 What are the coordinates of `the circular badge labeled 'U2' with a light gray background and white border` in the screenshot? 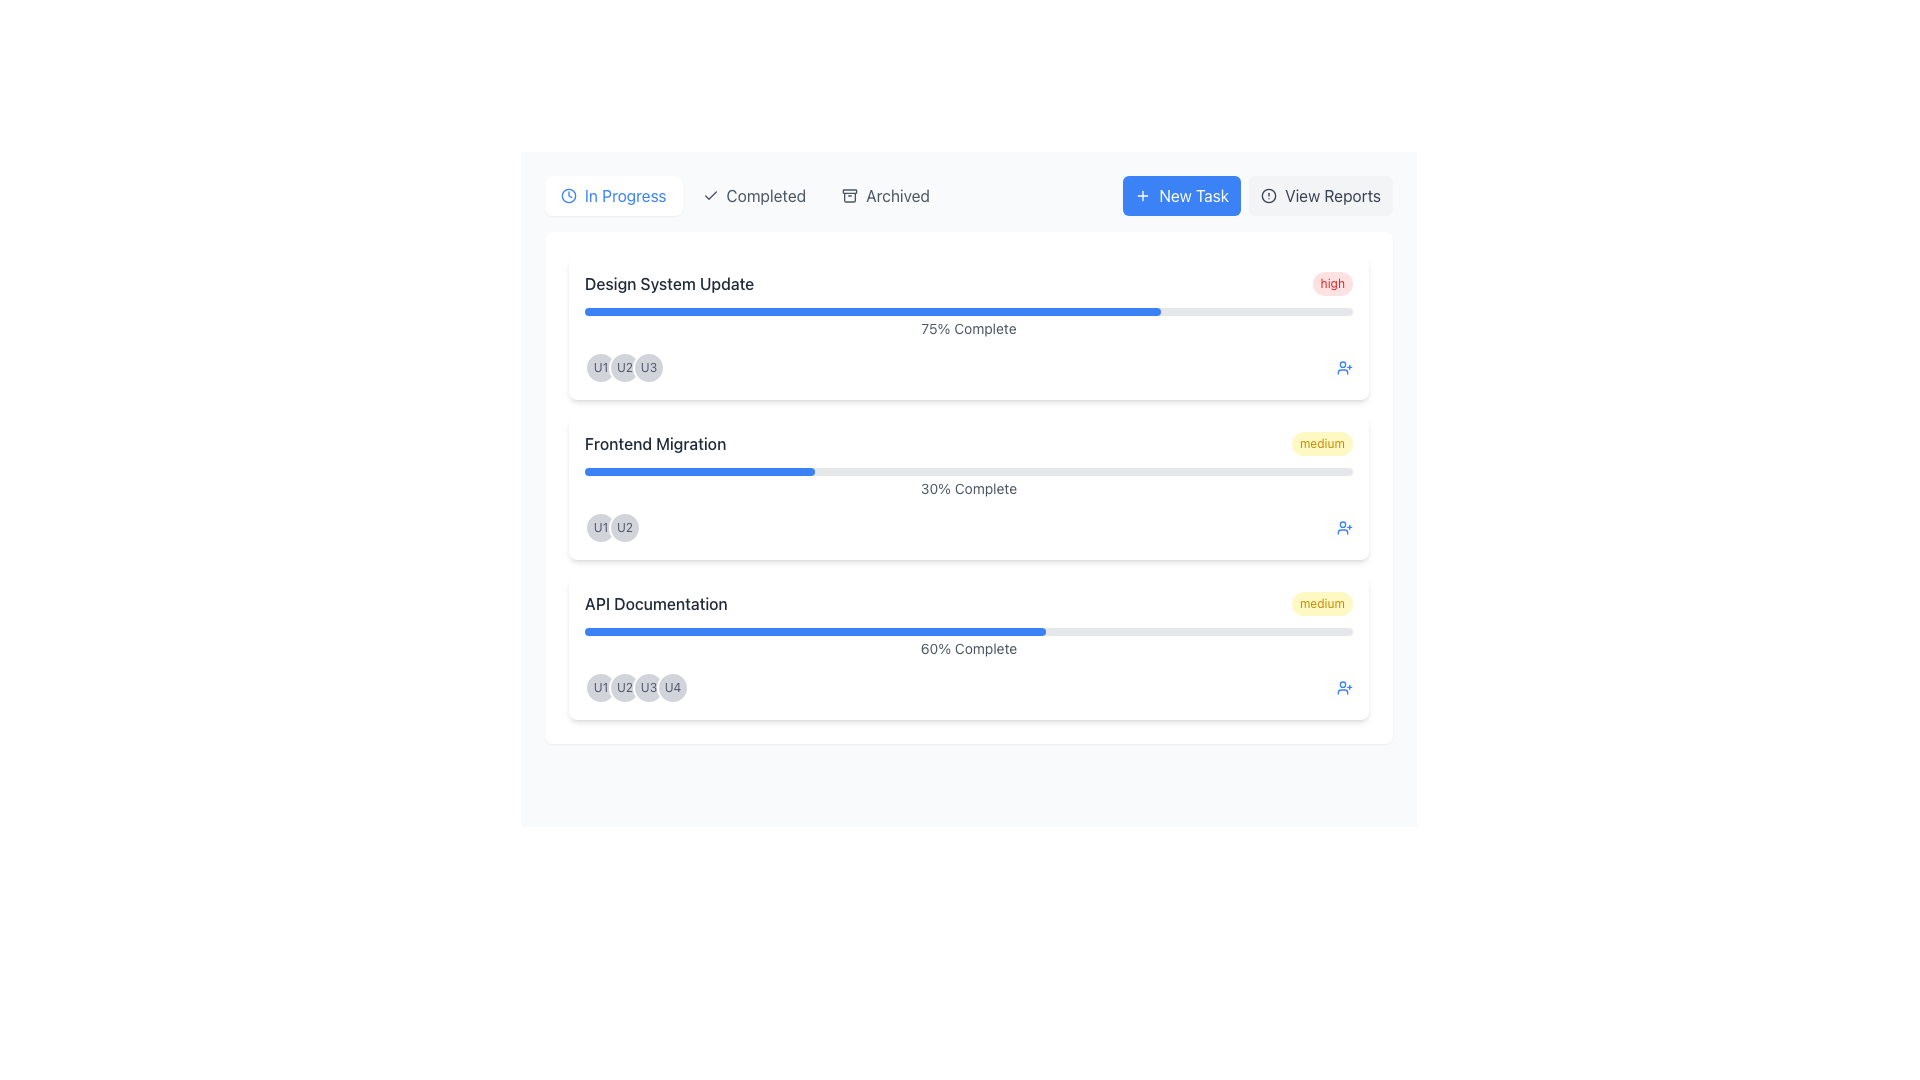 It's located at (623, 527).